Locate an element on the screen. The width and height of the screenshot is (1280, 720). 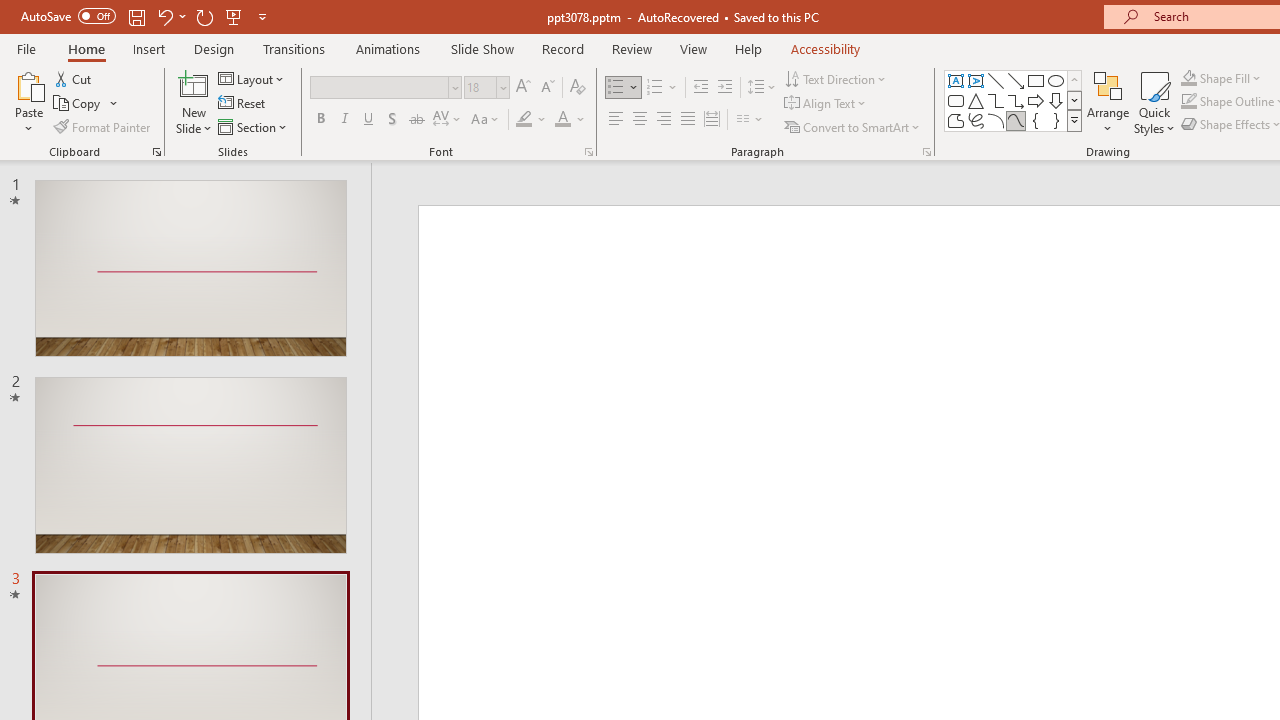
'Convert to SmartArt' is located at coordinates (853, 127).